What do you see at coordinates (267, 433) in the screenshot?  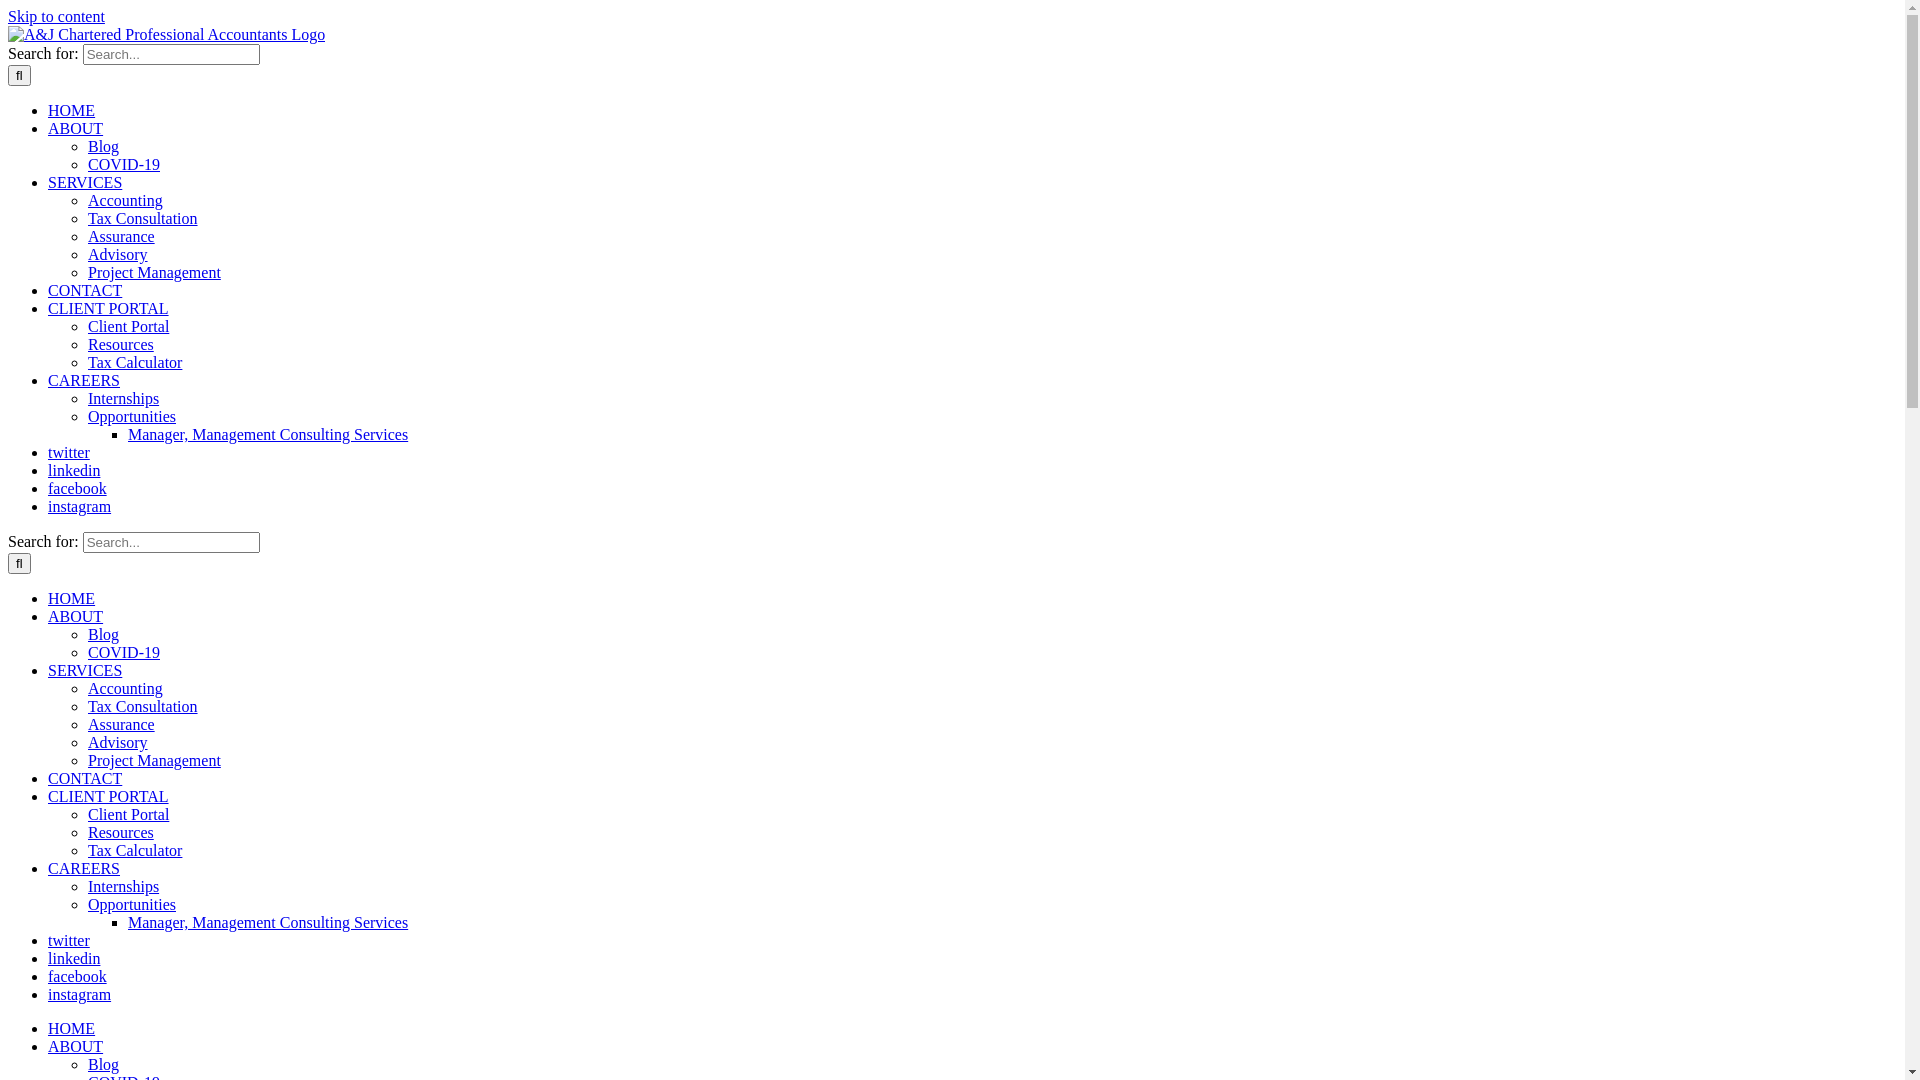 I see `'Manager, Management Consulting Services'` at bounding box center [267, 433].